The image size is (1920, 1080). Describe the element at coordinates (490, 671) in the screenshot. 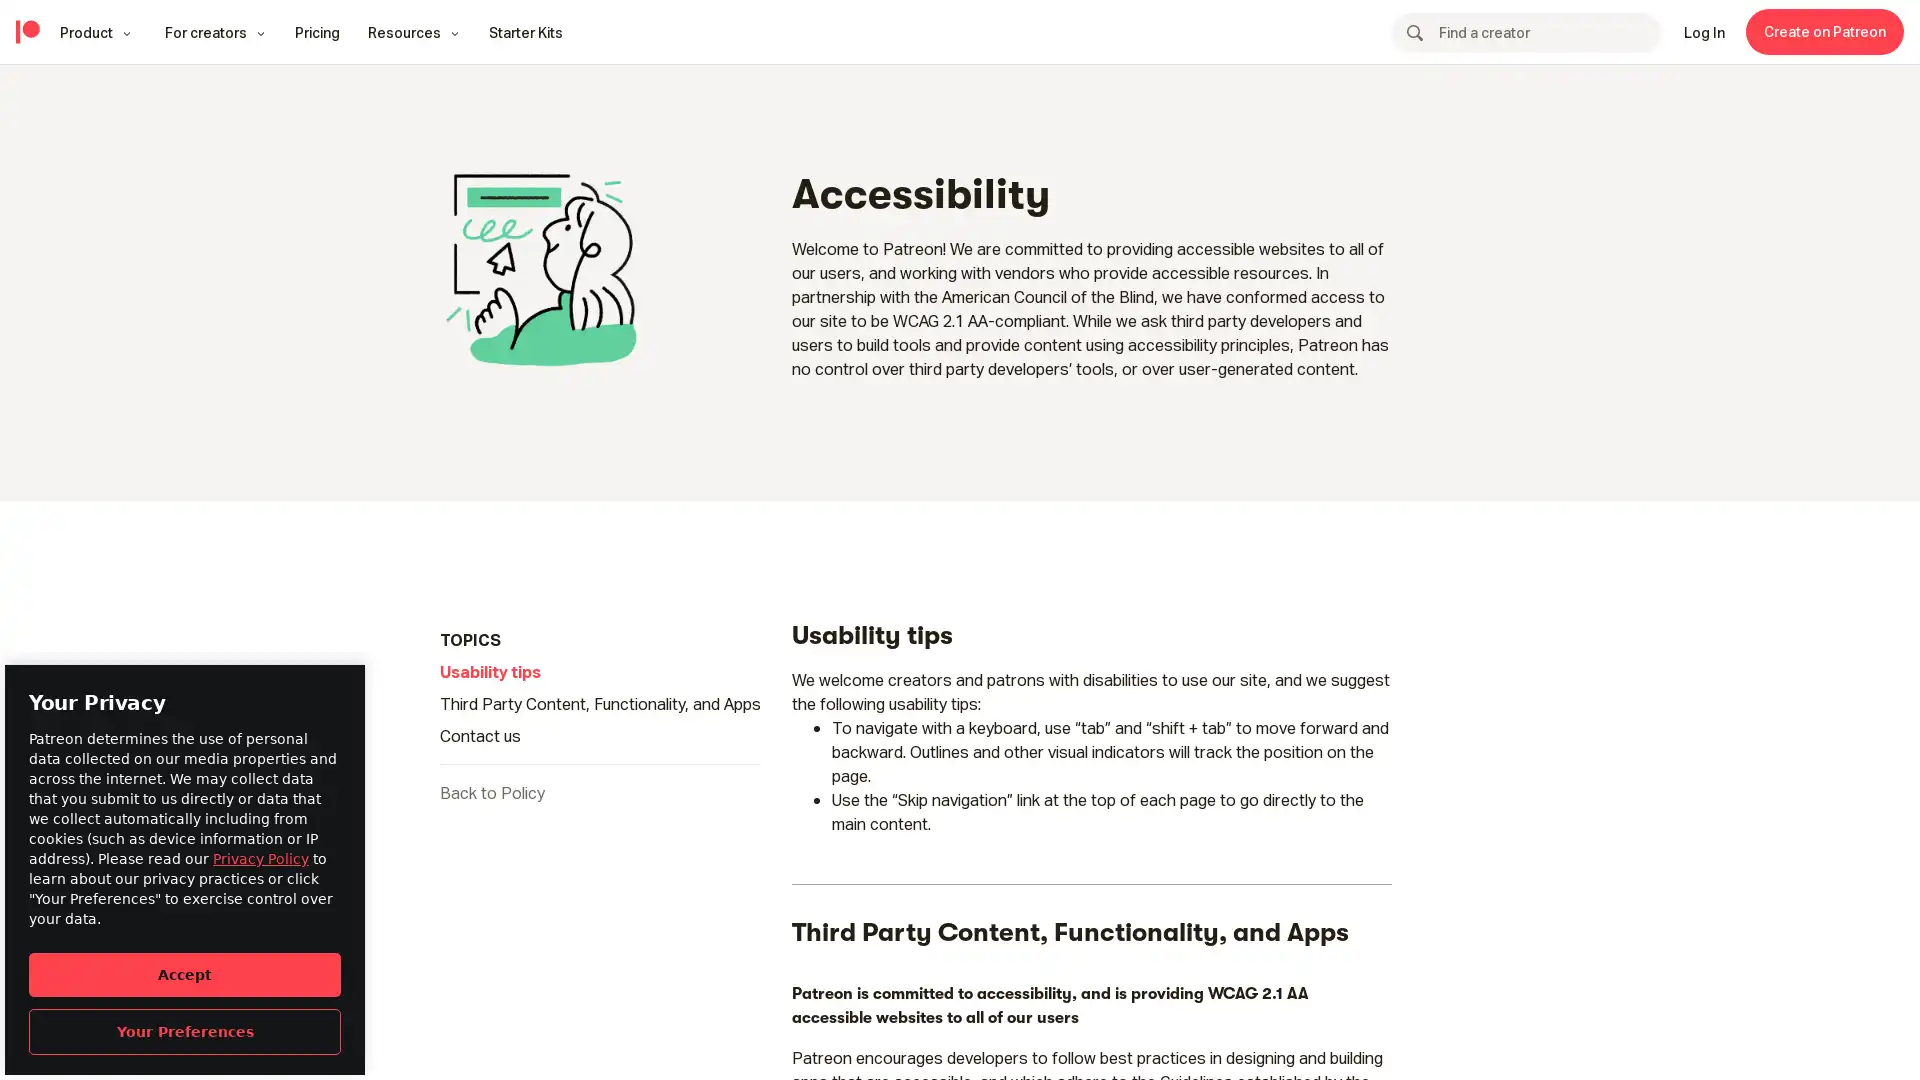

I see `Usability tips` at that location.